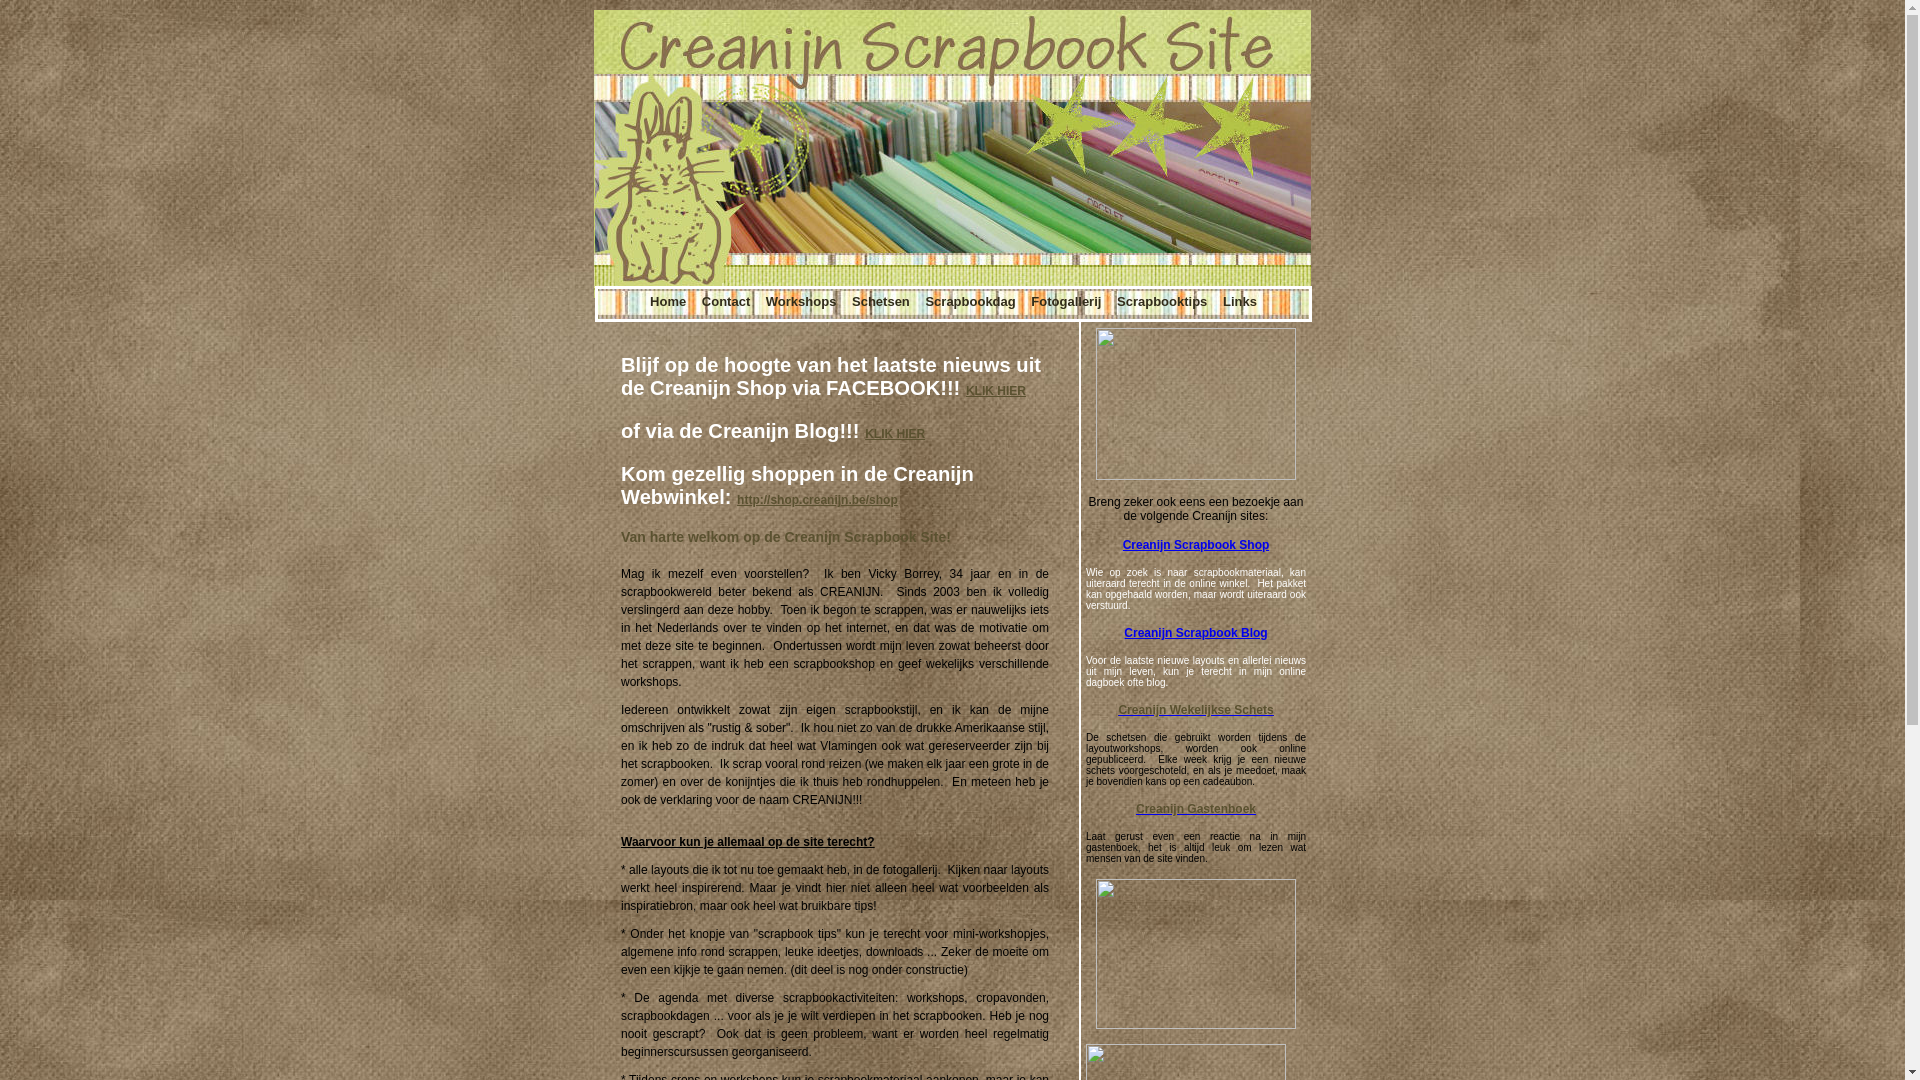 This screenshot has height=1080, width=1920. I want to click on 'Links', so click(1238, 301).